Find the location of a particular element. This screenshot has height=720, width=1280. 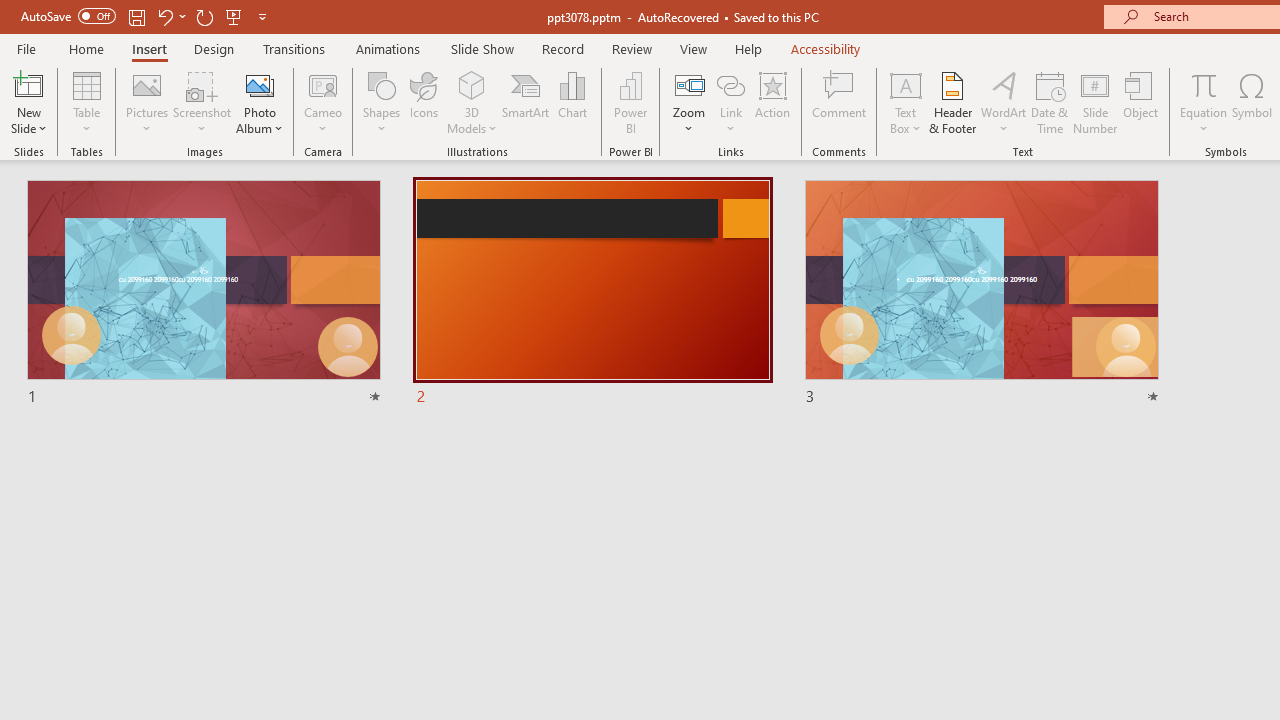

'Zoom' is located at coordinates (689, 103).